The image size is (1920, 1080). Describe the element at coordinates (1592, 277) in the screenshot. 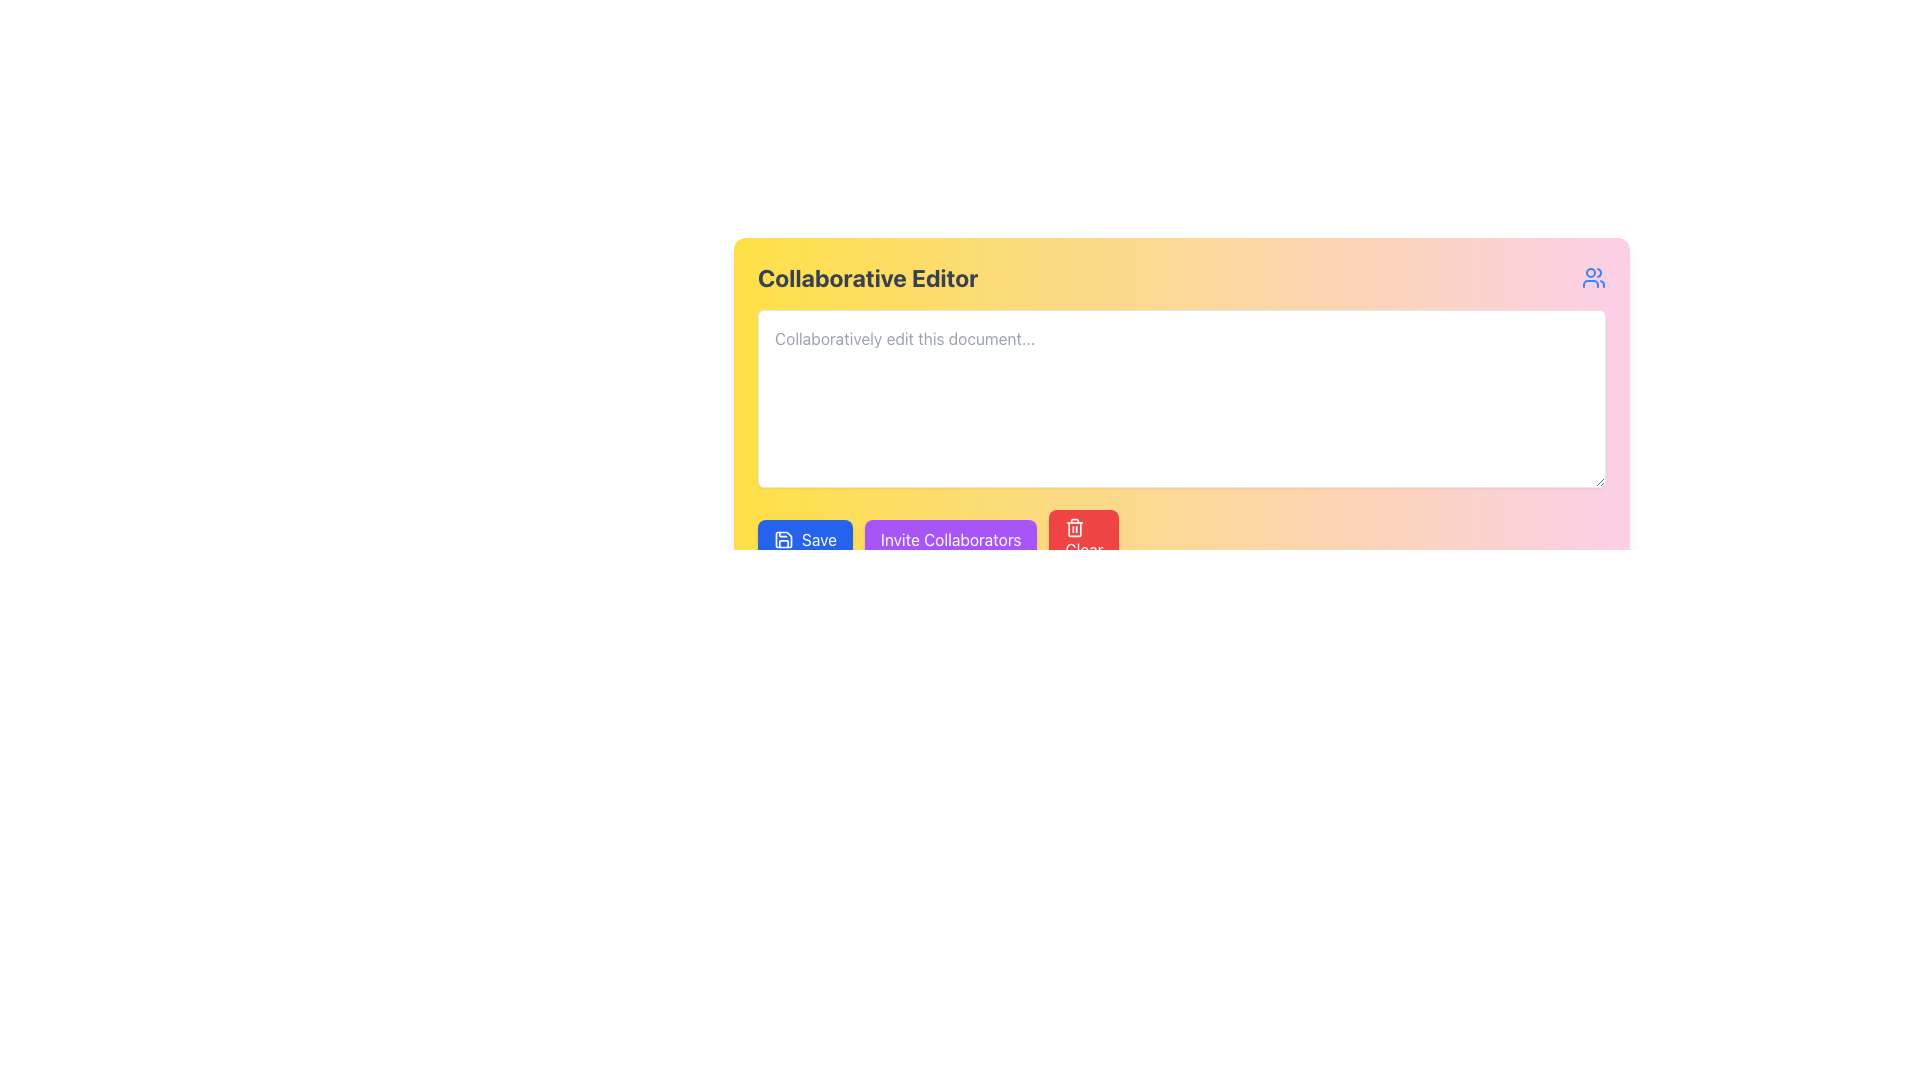

I see `the graphical icon resembling a group of people, which is predominantly blue and located at the top-right corner of the 'Collaborative Editor' section` at that location.